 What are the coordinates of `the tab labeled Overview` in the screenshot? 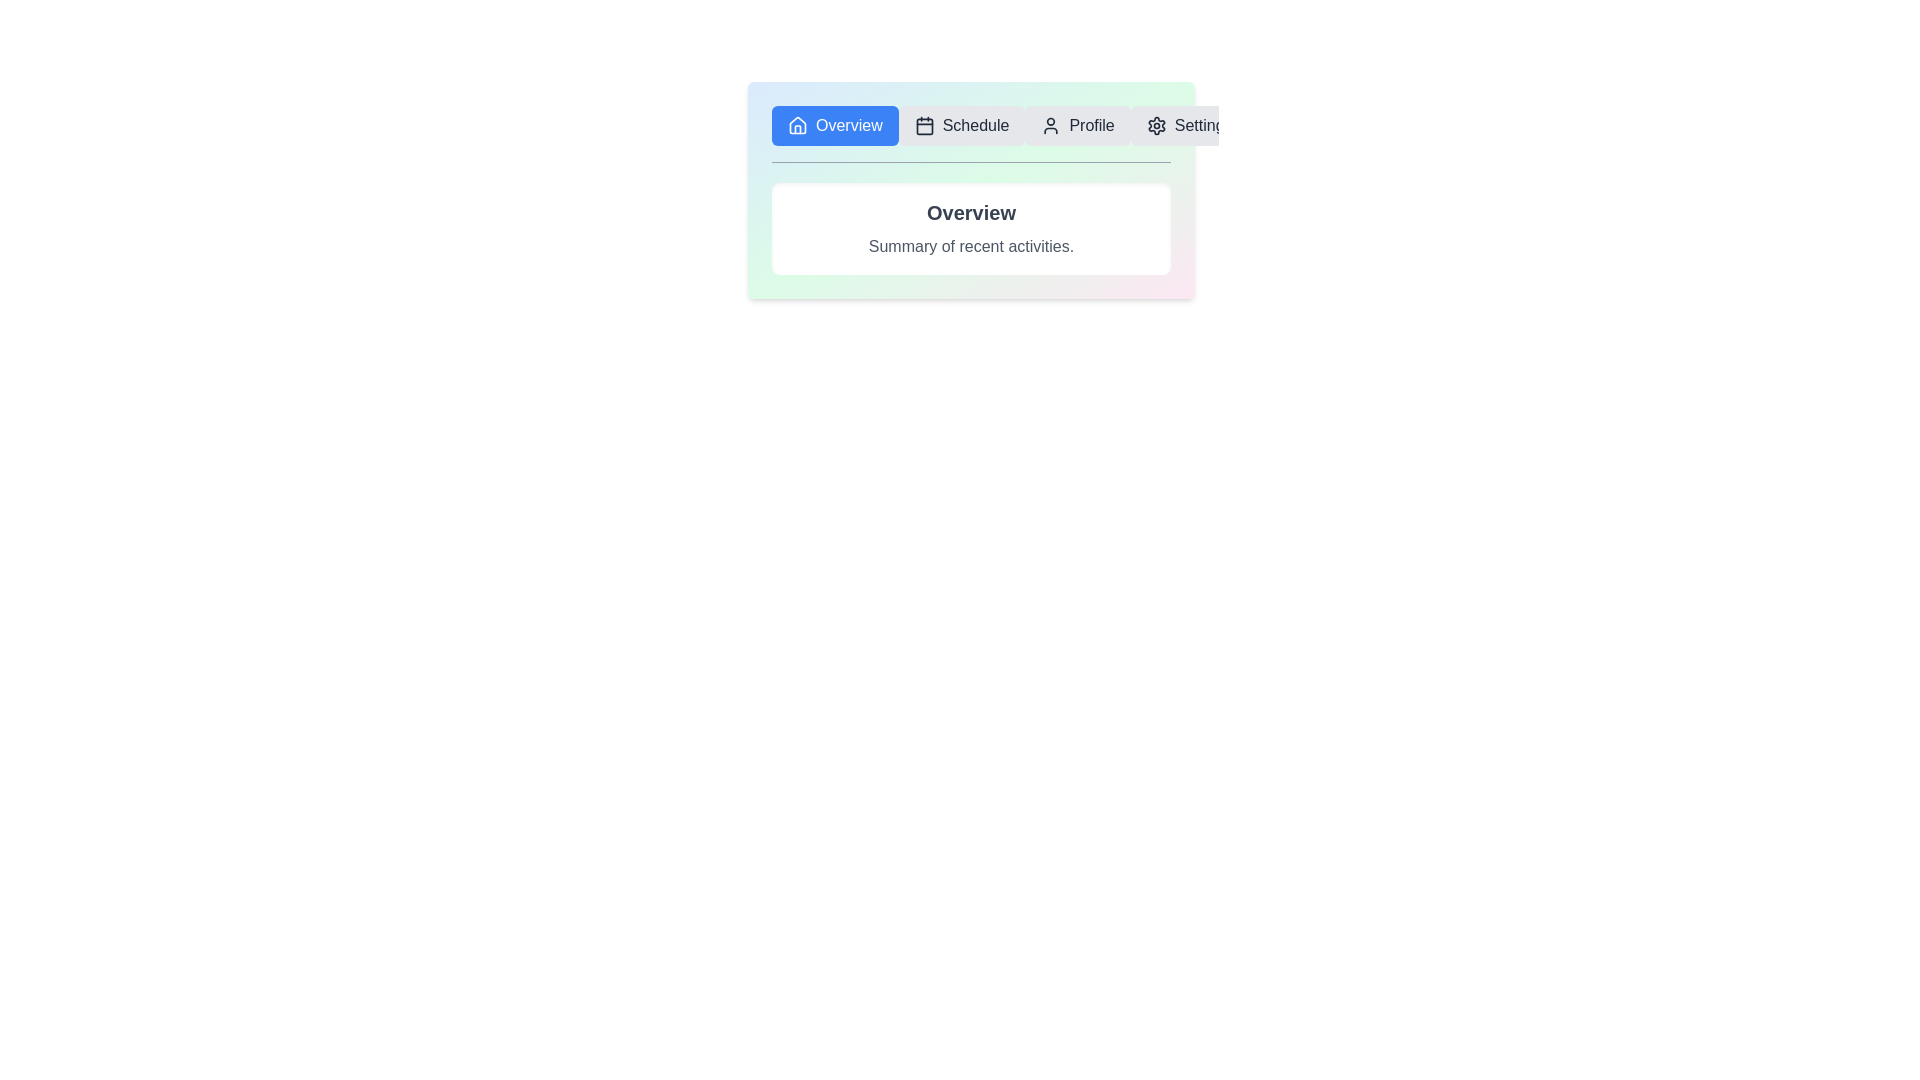 It's located at (835, 126).